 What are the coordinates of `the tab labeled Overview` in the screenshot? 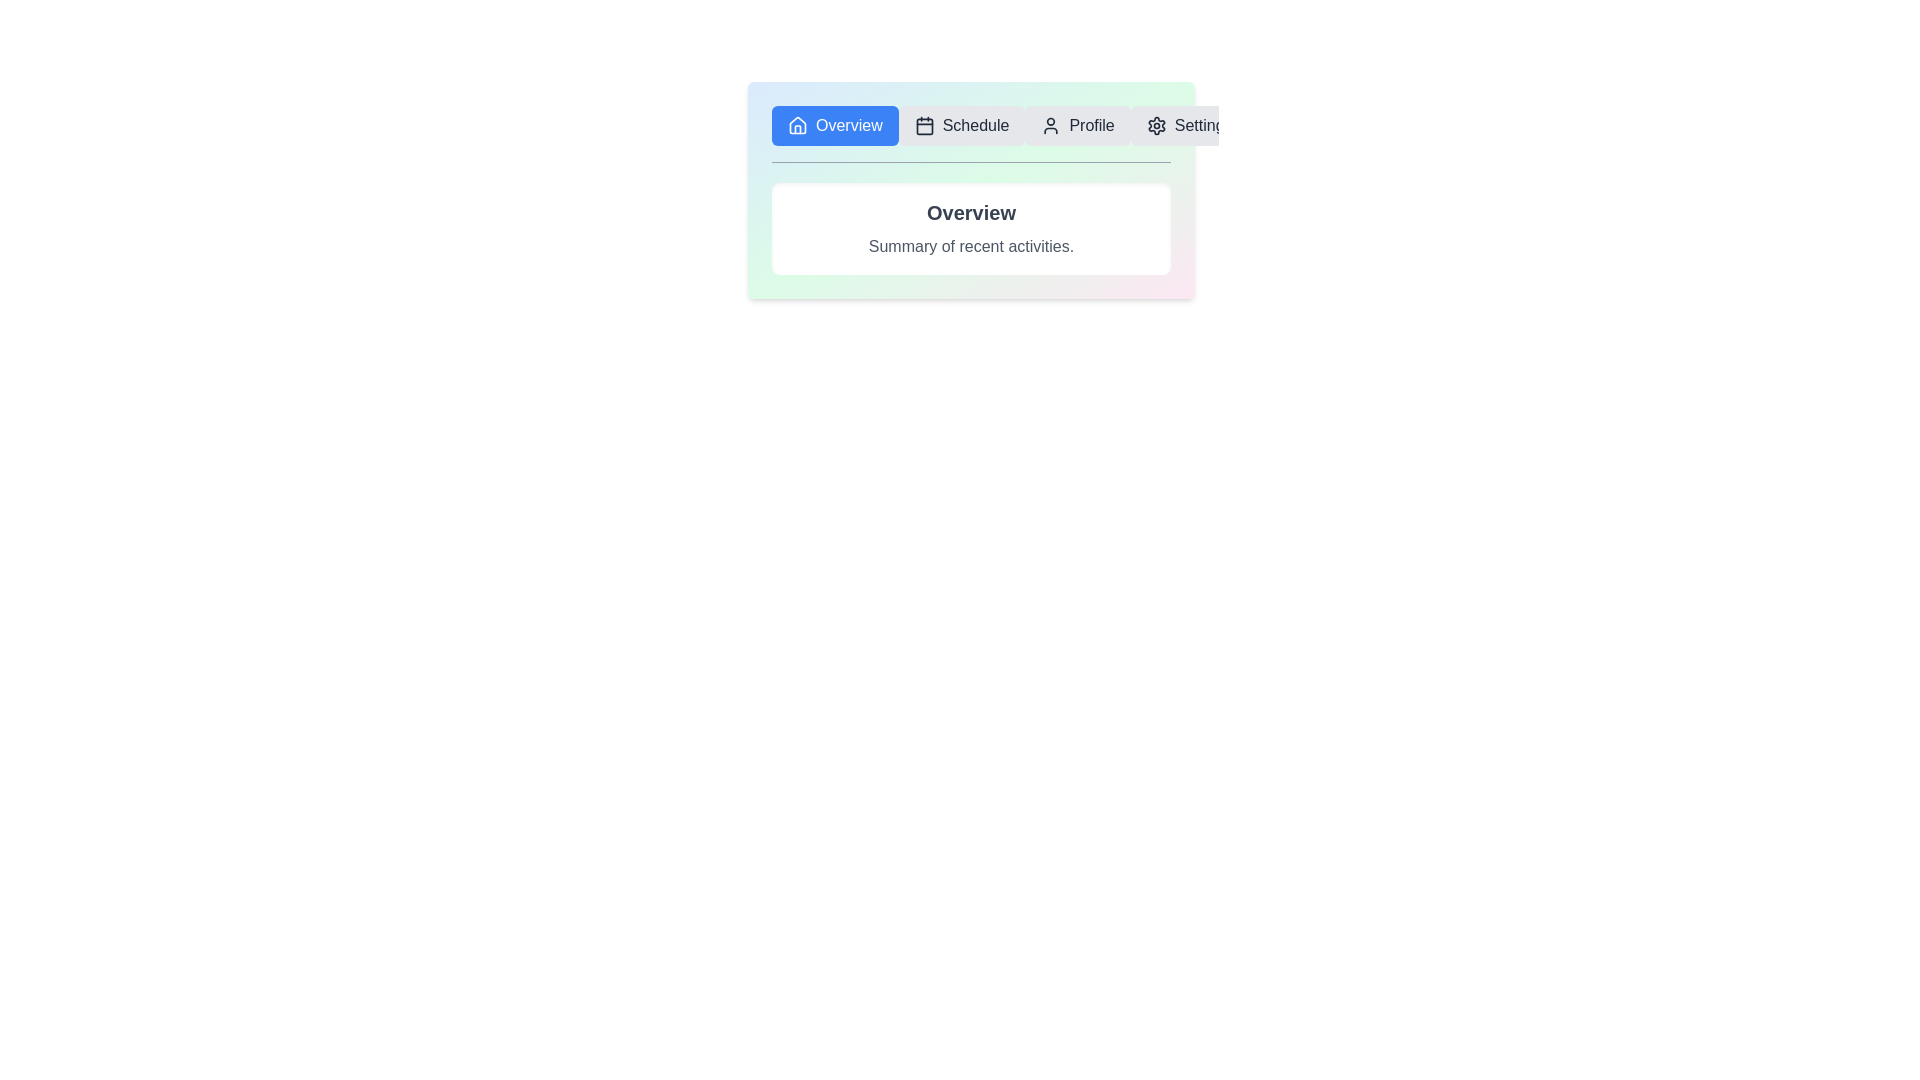 It's located at (835, 126).